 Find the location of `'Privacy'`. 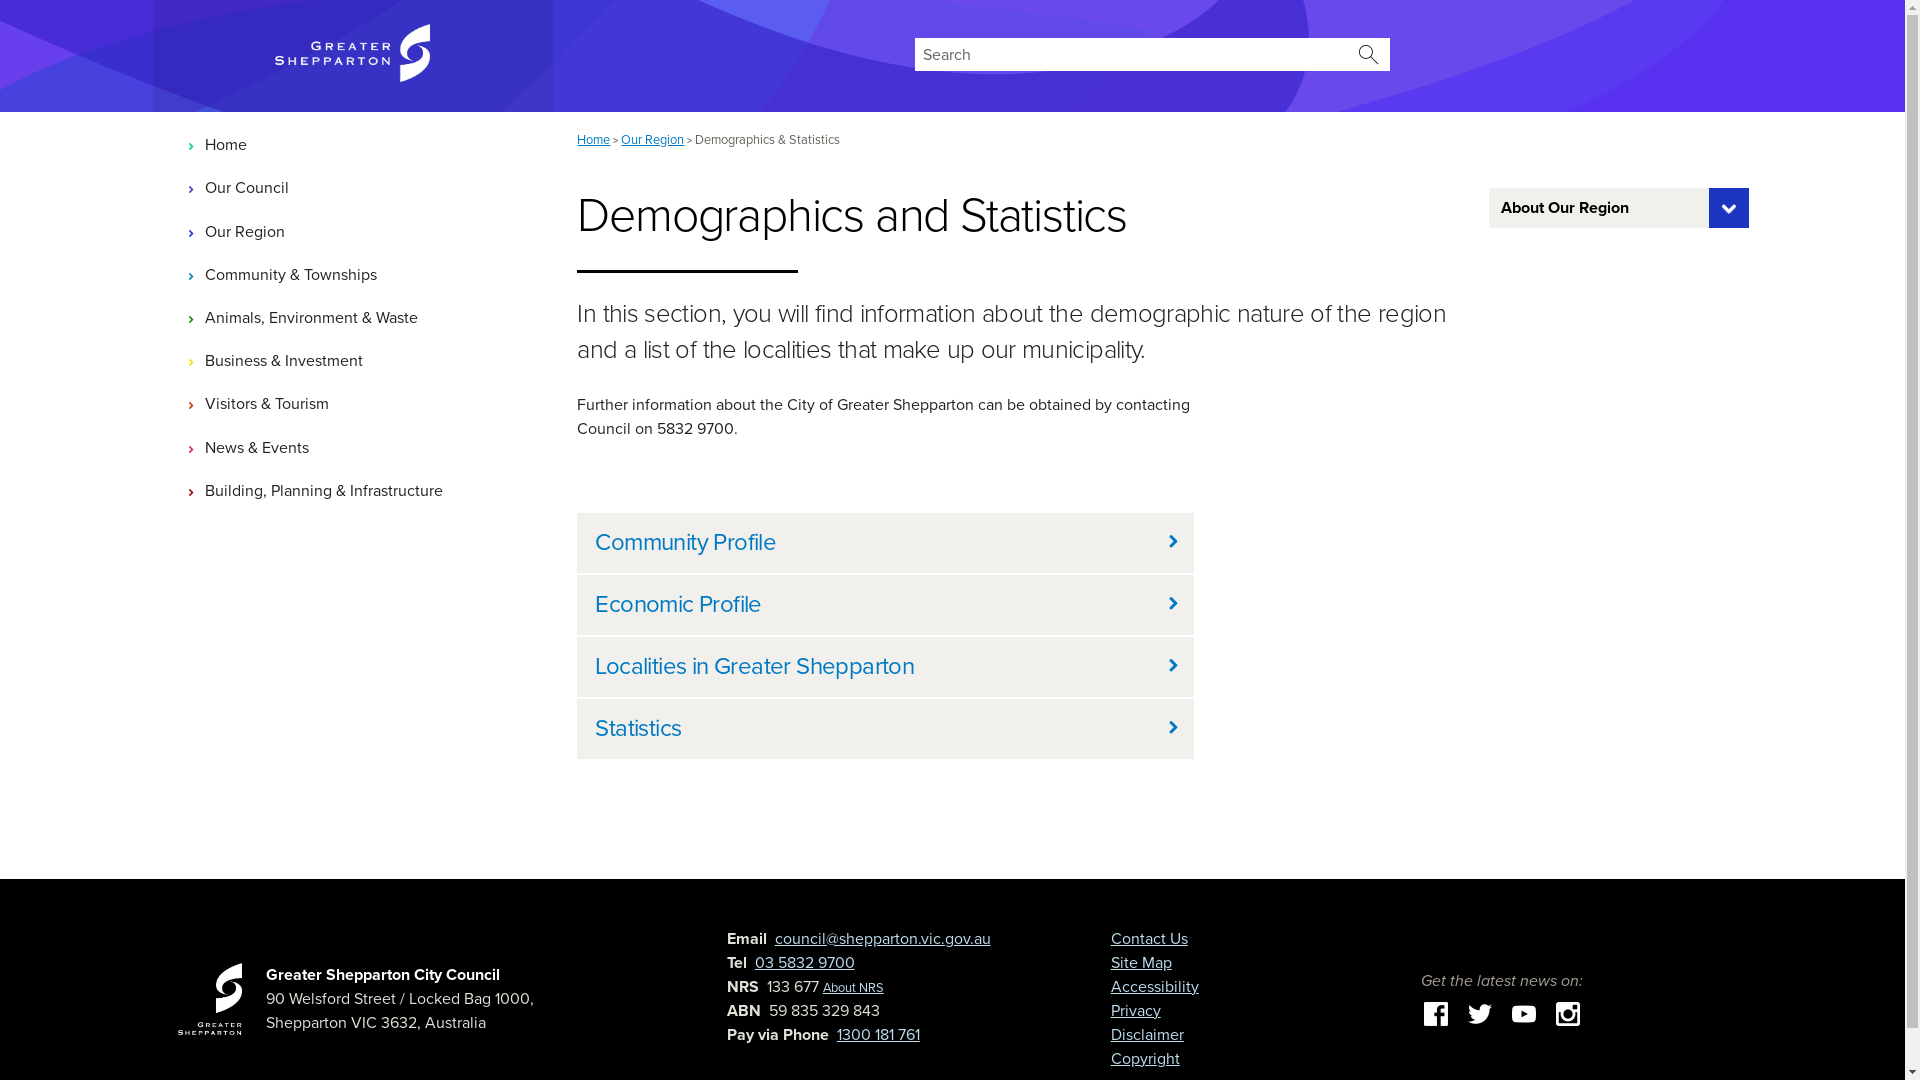

'Privacy' is located at coordinates (1136, 1010).